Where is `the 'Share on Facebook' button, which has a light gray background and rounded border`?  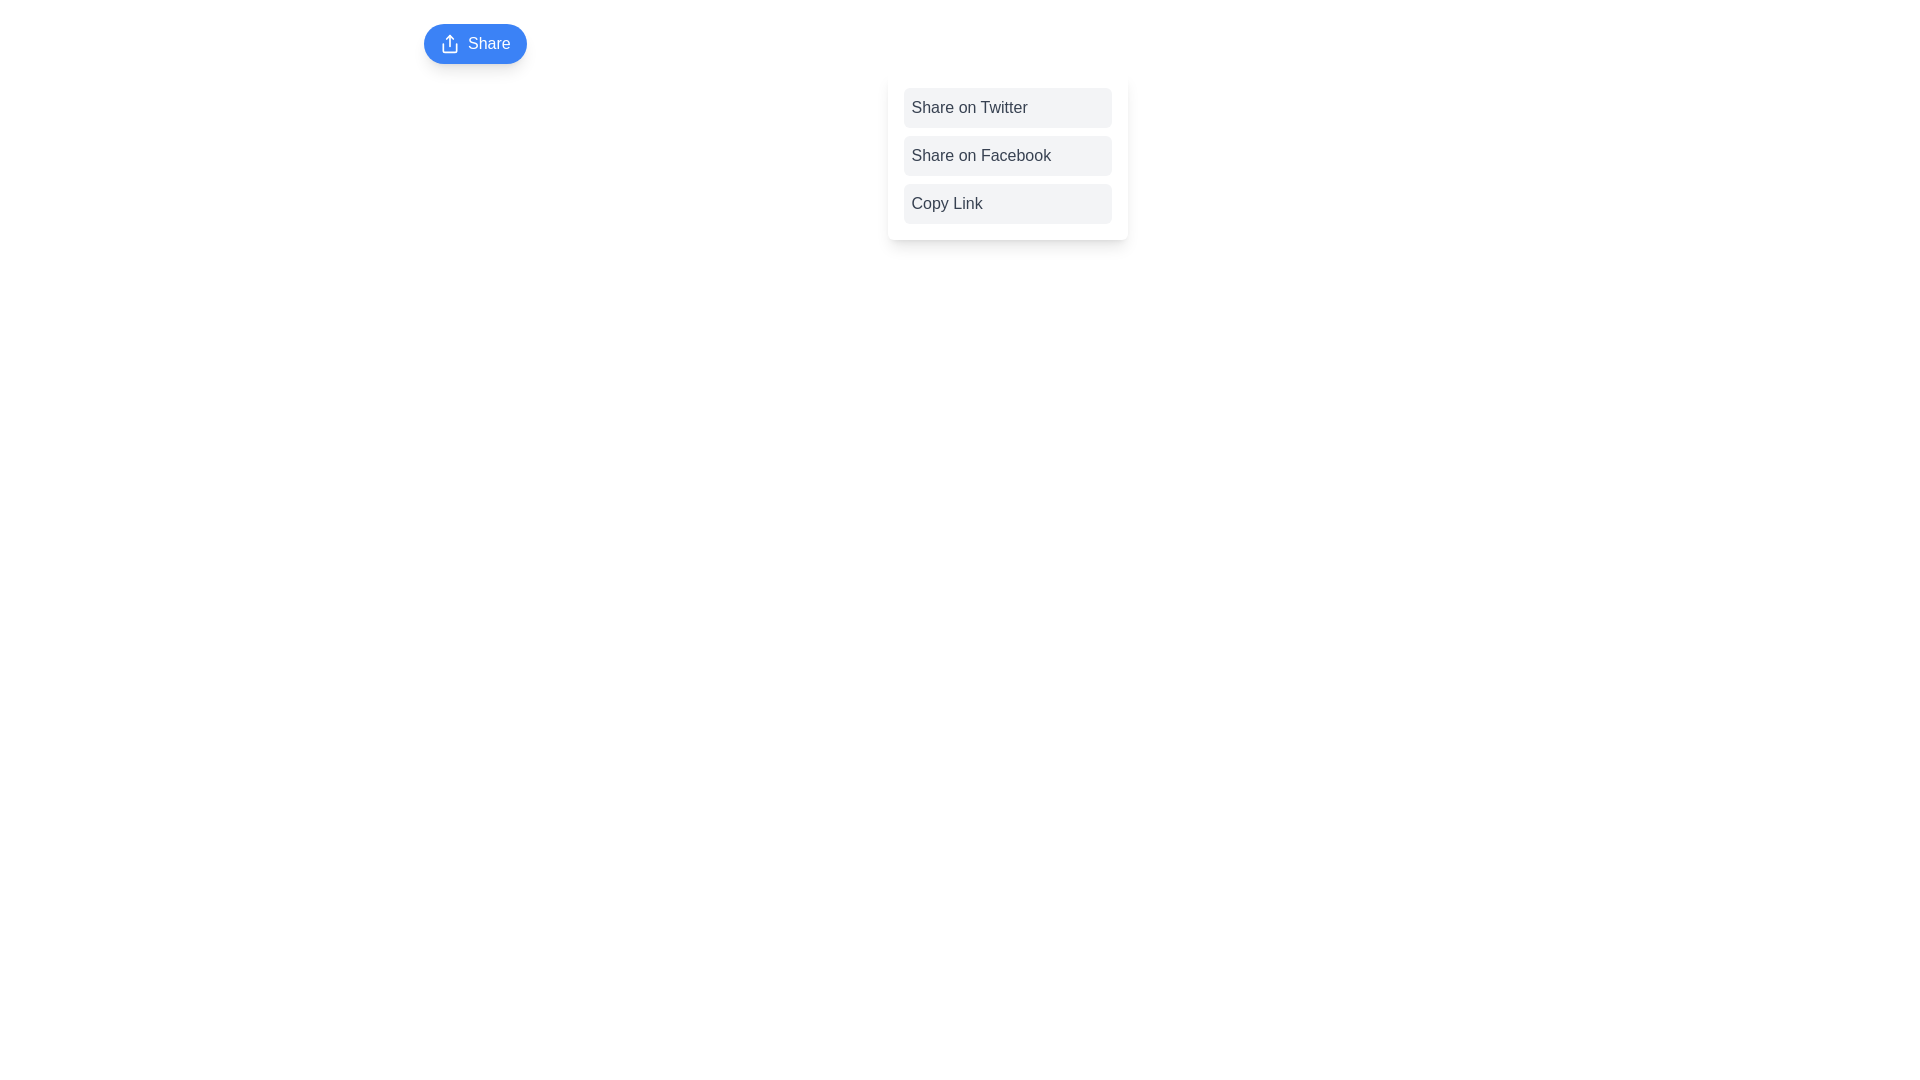 the 'Share on Facebook' button, which has a light gray background and rounded border is located at coordinates (1007, 154).